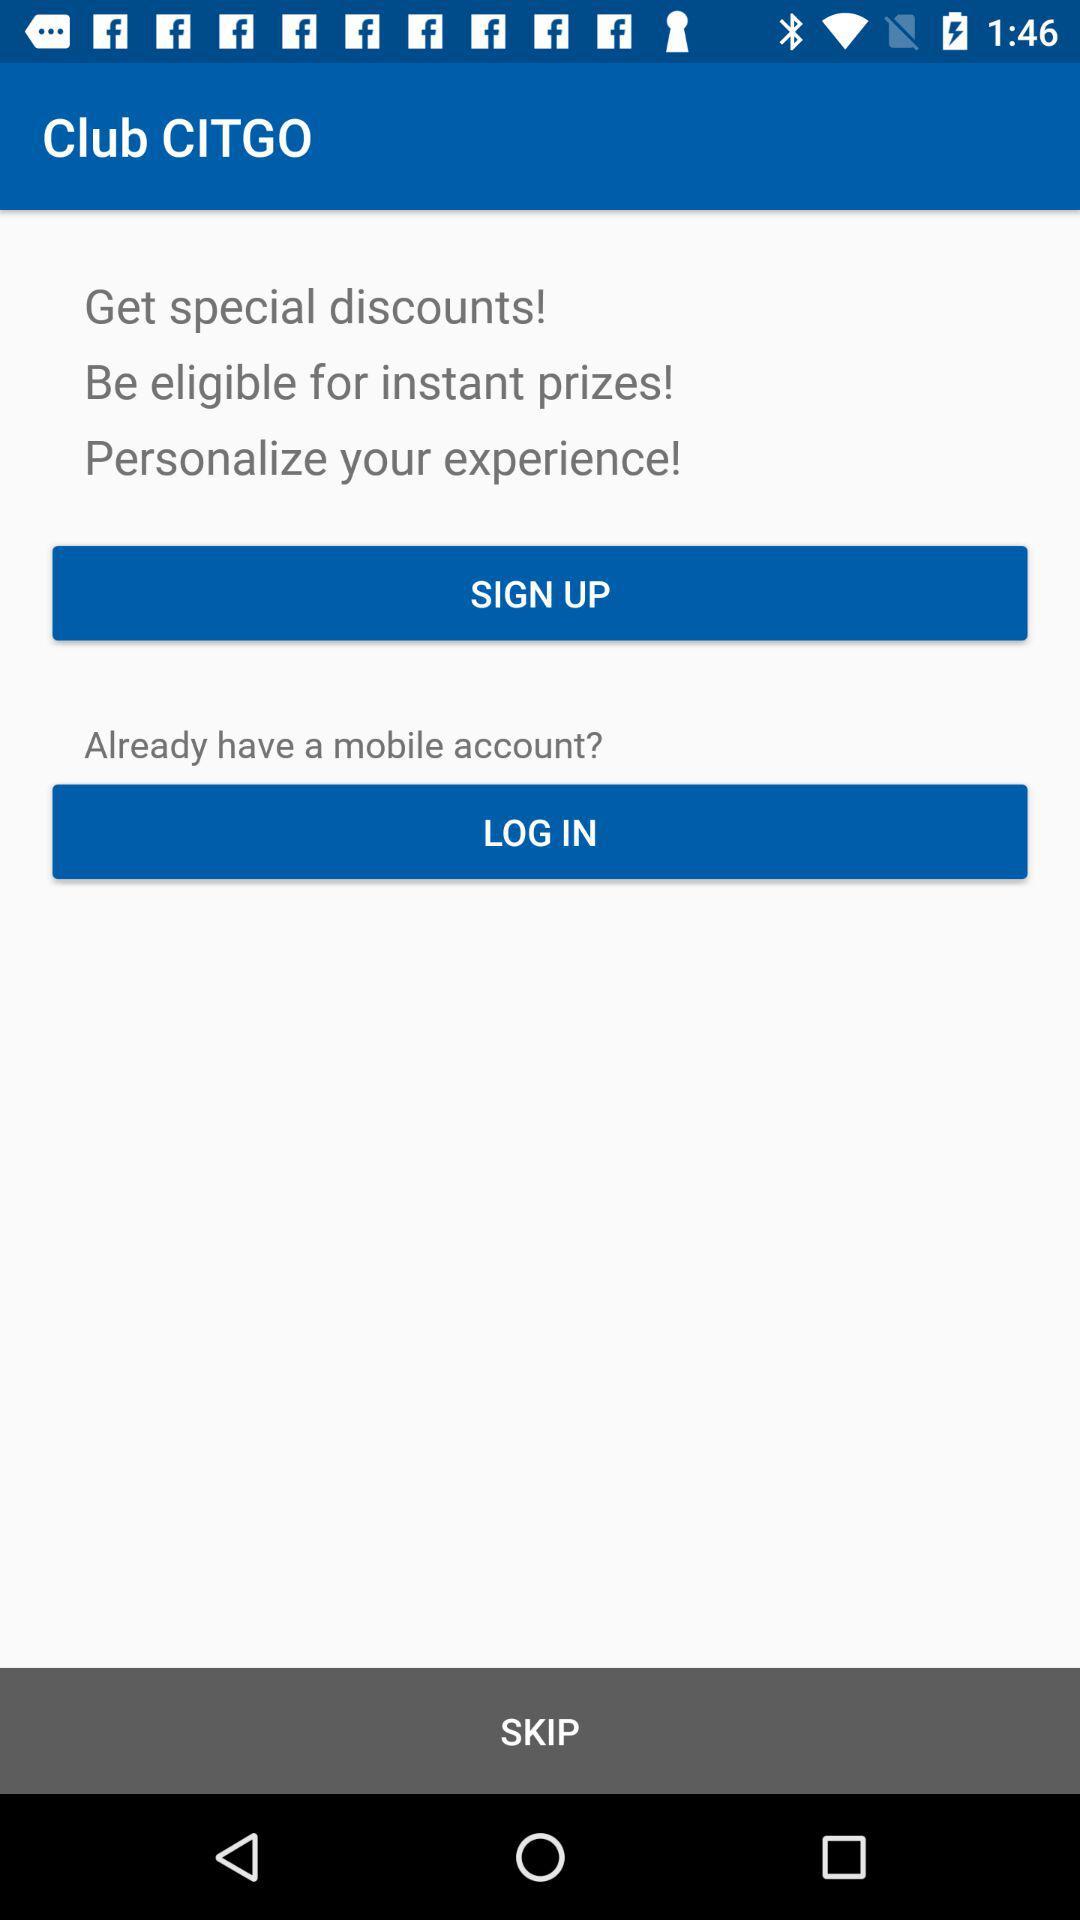 Image resolution: width=1080 pixels, height=1920 pixels. What do you see at coordinates (540, 1730) in the screenshot?
I see `the skip` at bounding box center [540, 1730].